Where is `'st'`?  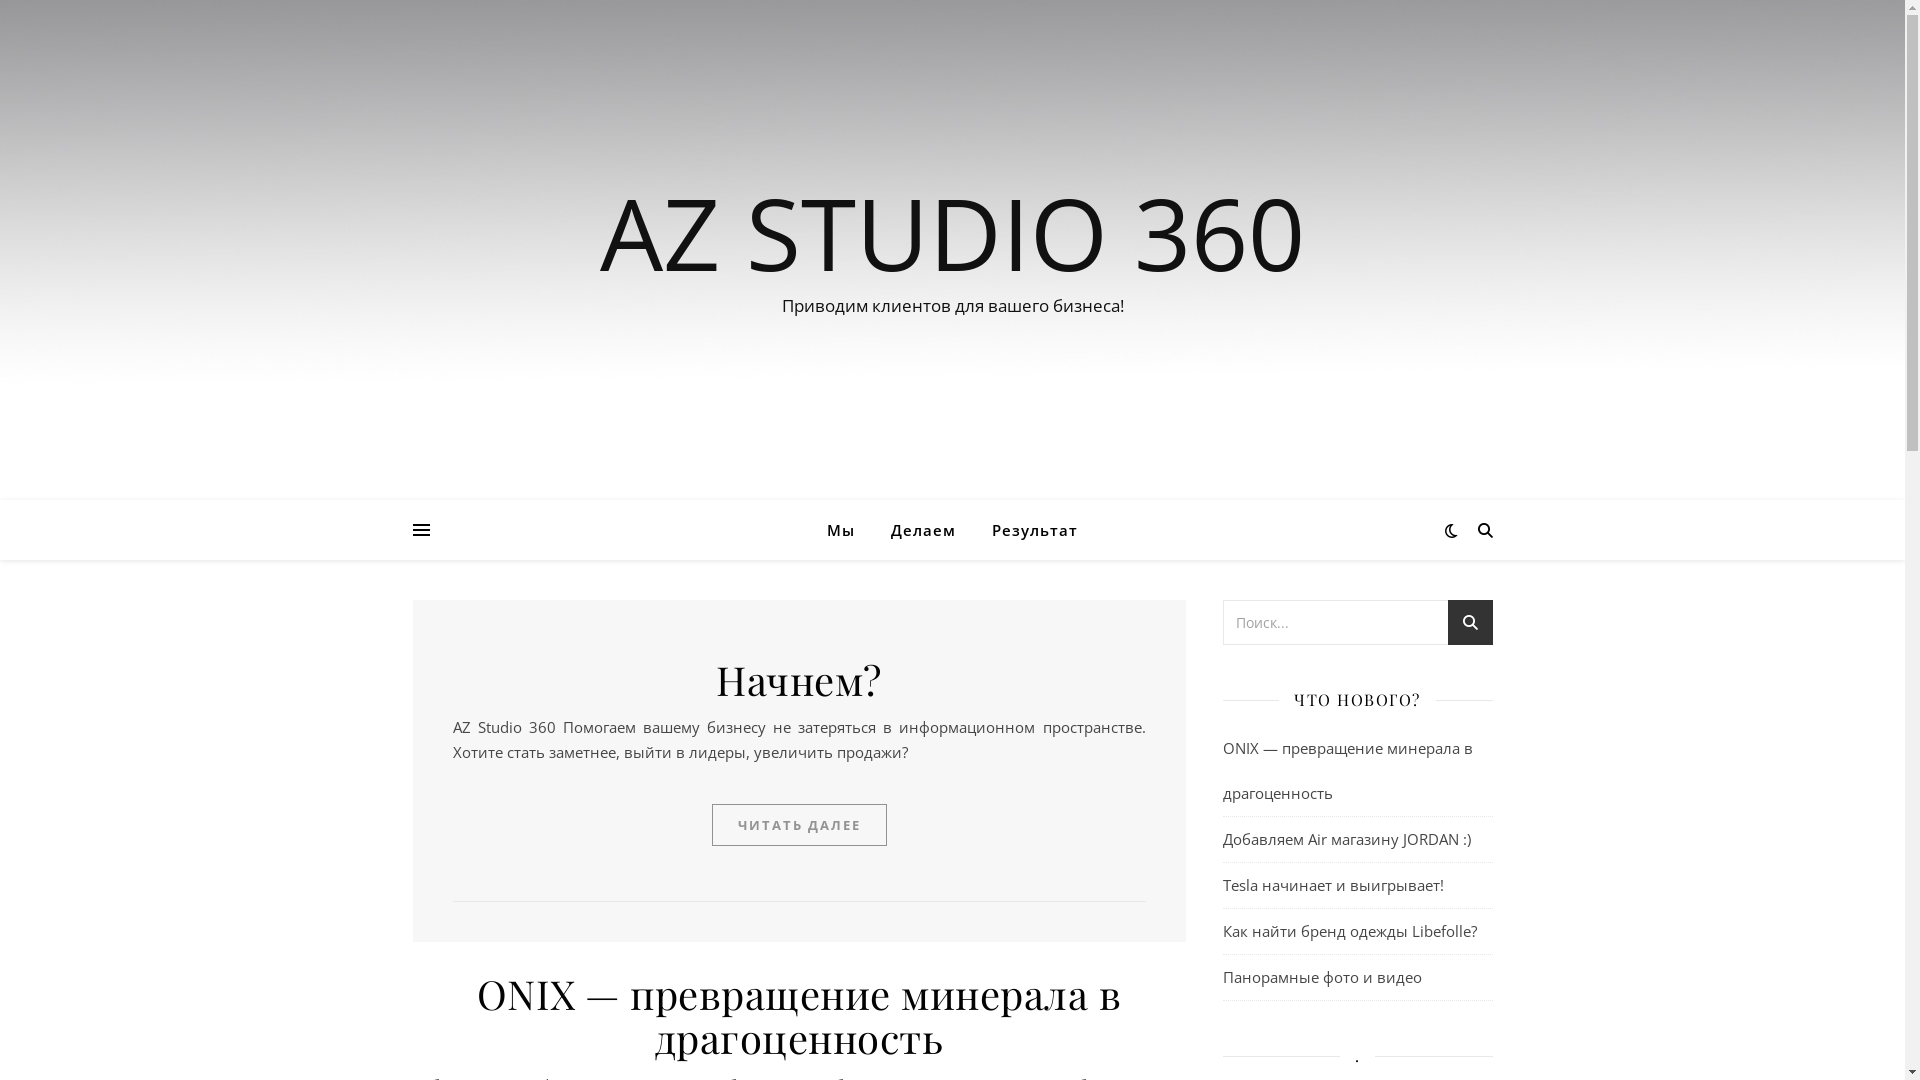
'st' is located at coordinates (1469, 624).